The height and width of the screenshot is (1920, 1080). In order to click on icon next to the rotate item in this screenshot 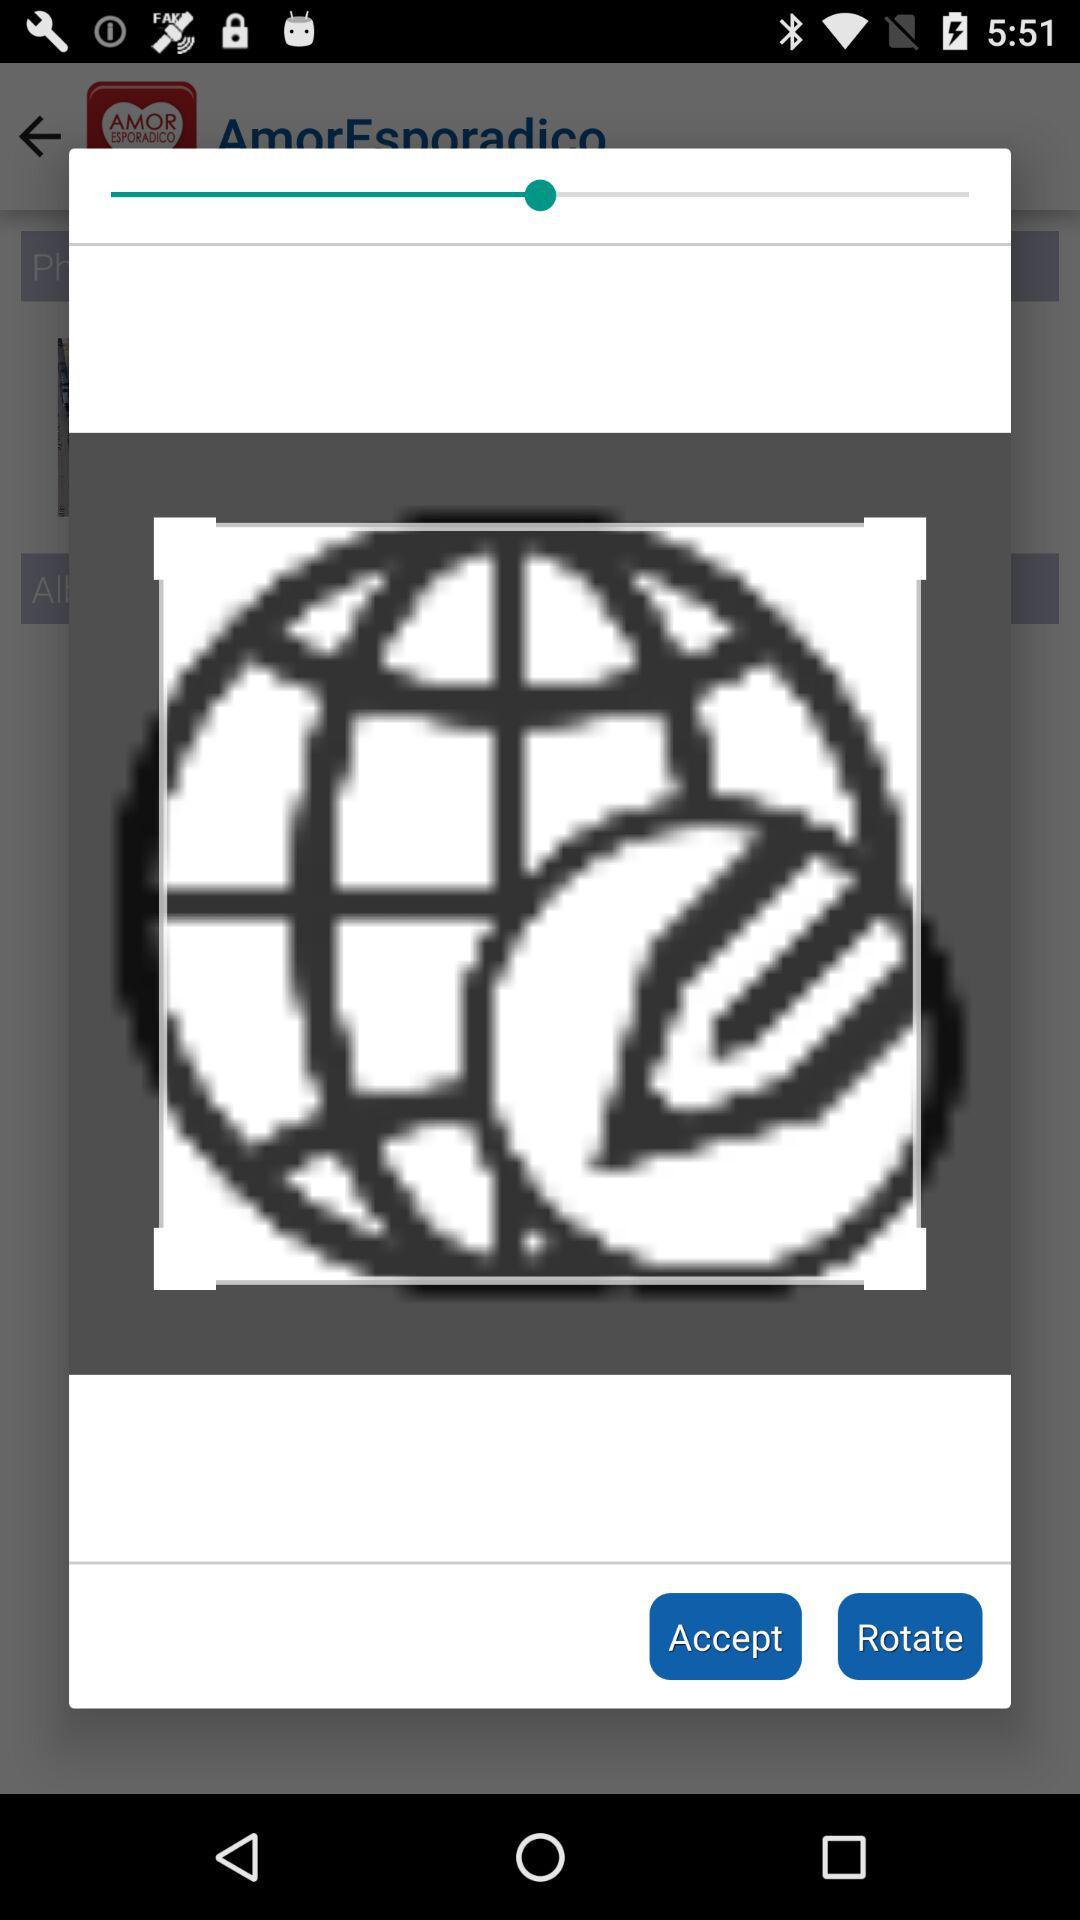, I will do `click(725, 1636)`.